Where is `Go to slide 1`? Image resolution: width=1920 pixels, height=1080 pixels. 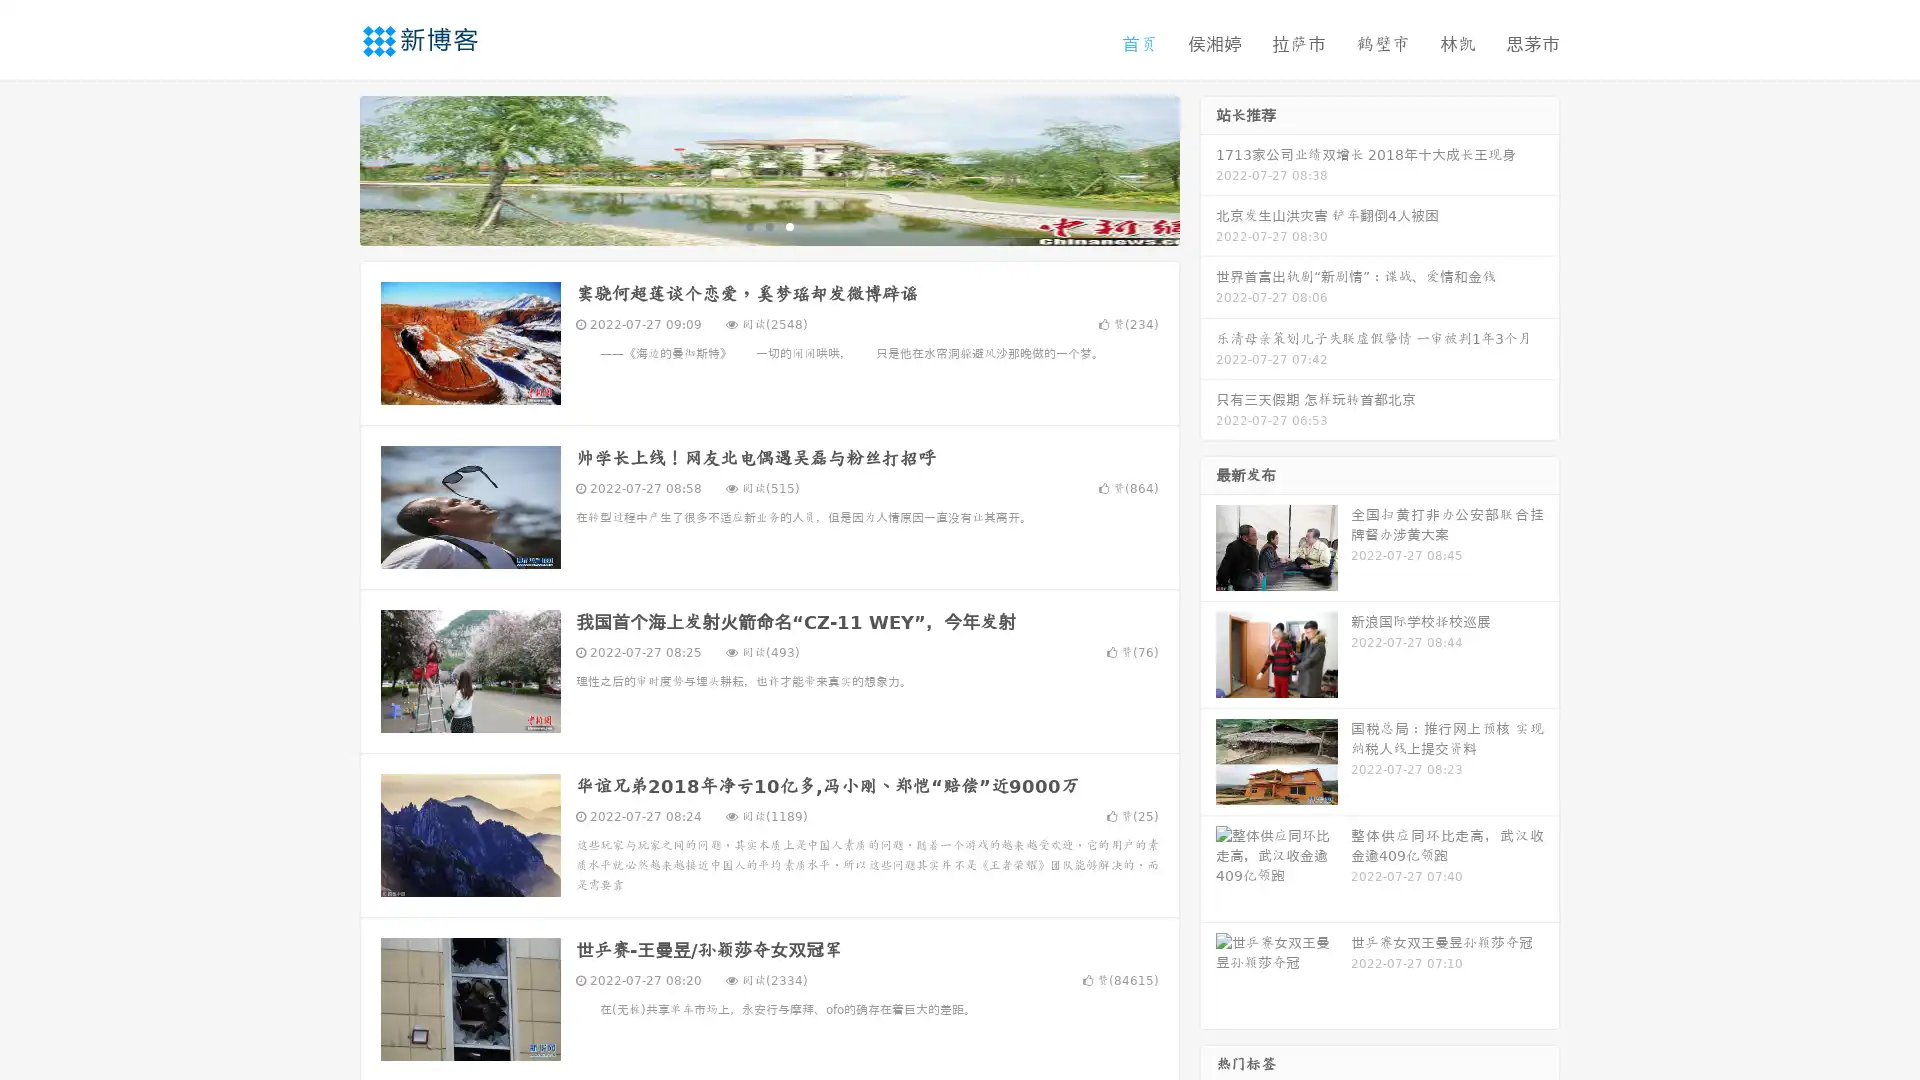
Go to slide 1 is located at coordinates (748, 225).